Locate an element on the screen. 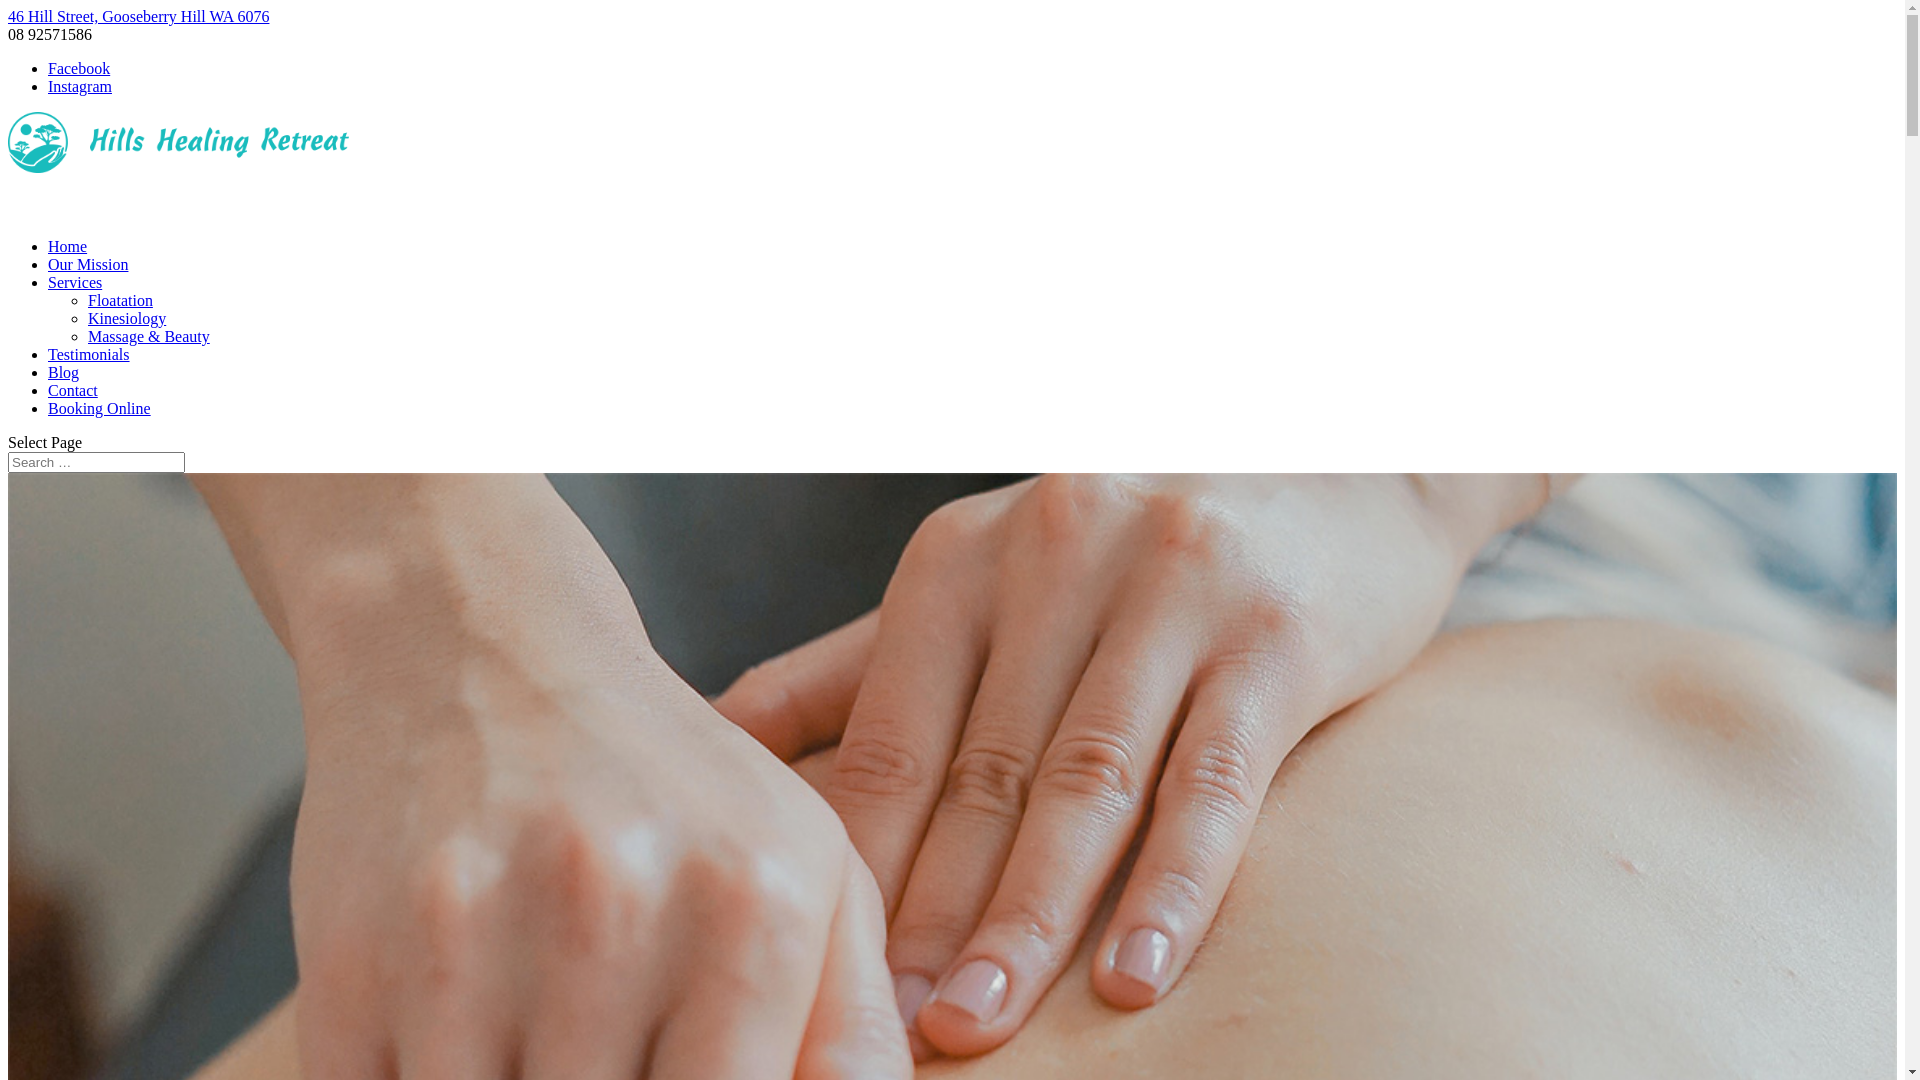  'Our Mission' is located at coordinates (48, 274).